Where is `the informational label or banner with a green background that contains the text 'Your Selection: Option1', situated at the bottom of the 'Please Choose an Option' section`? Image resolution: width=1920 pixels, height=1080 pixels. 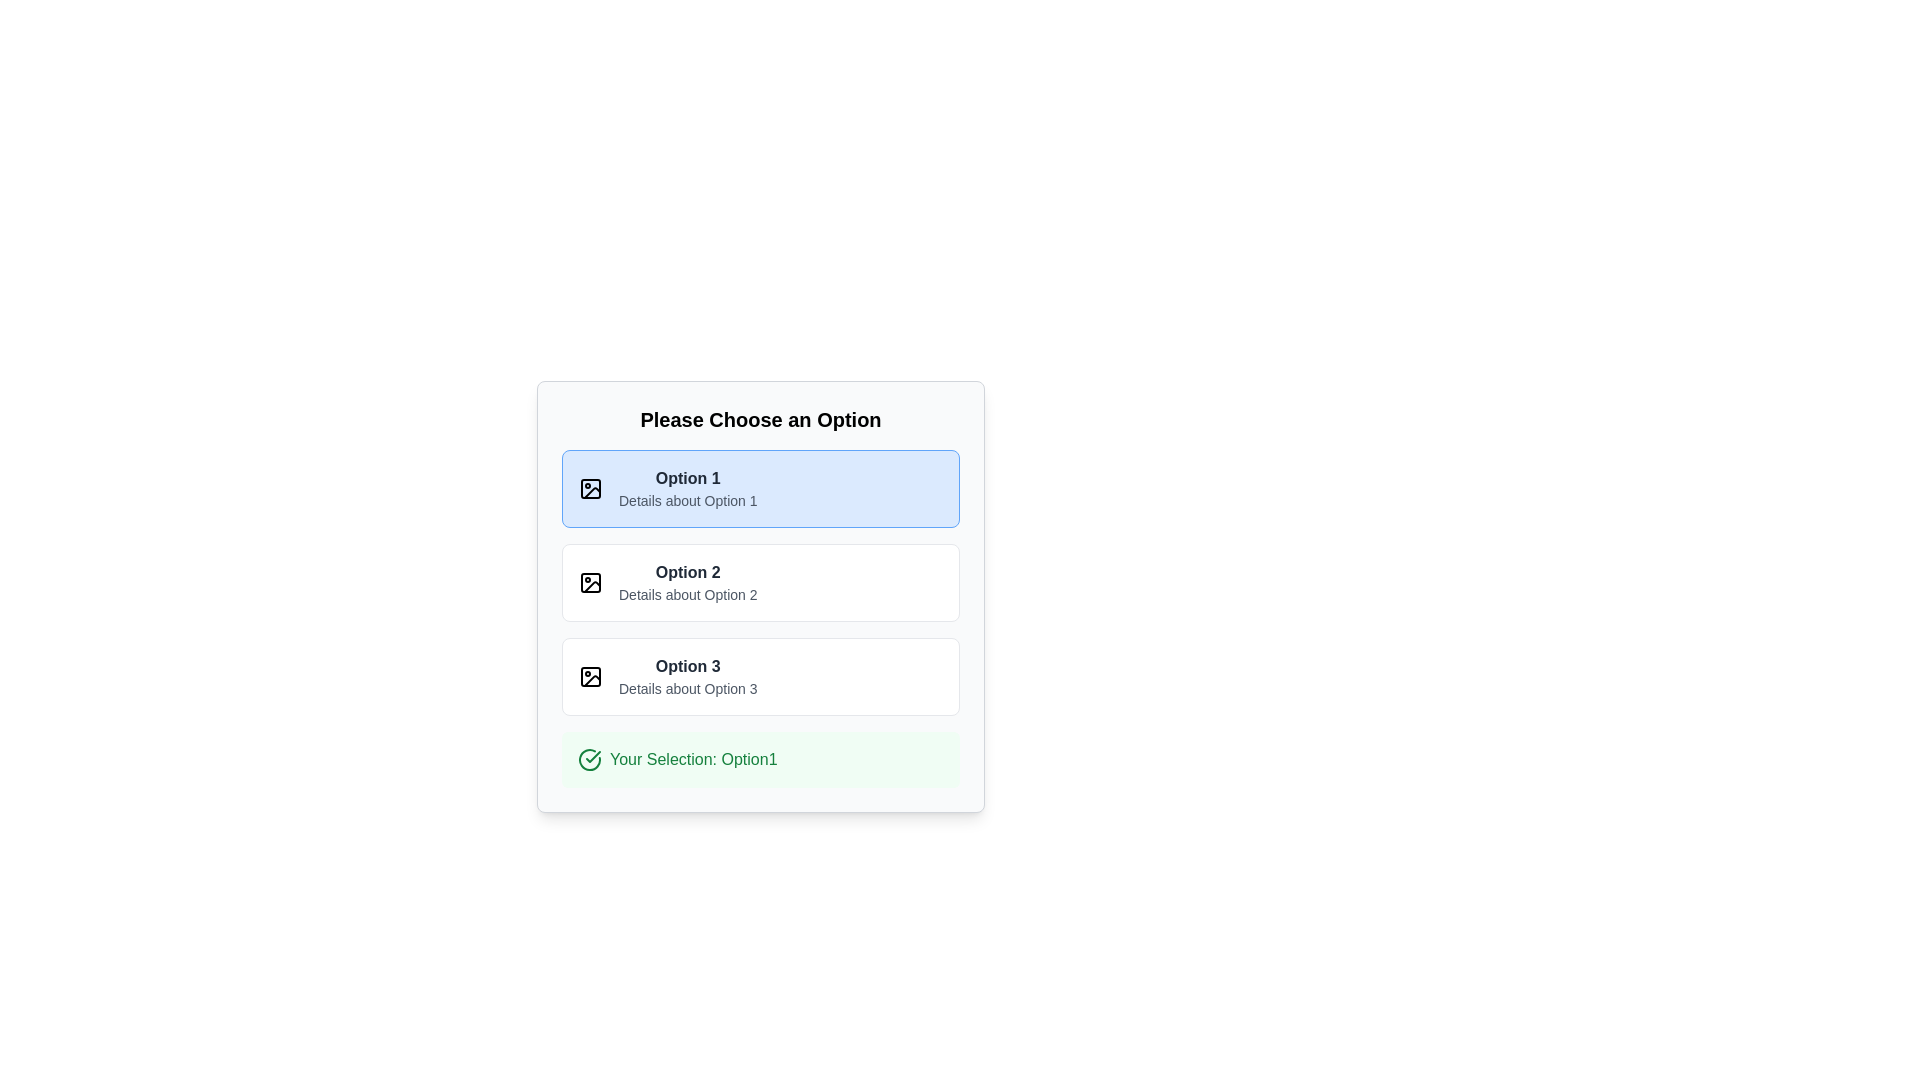
the informational label or banner with a green background that contains the text 'Your Selection: Option1', situated at the bottom of the 'Please Choose an Option' section is located at coordinates (760, 759).